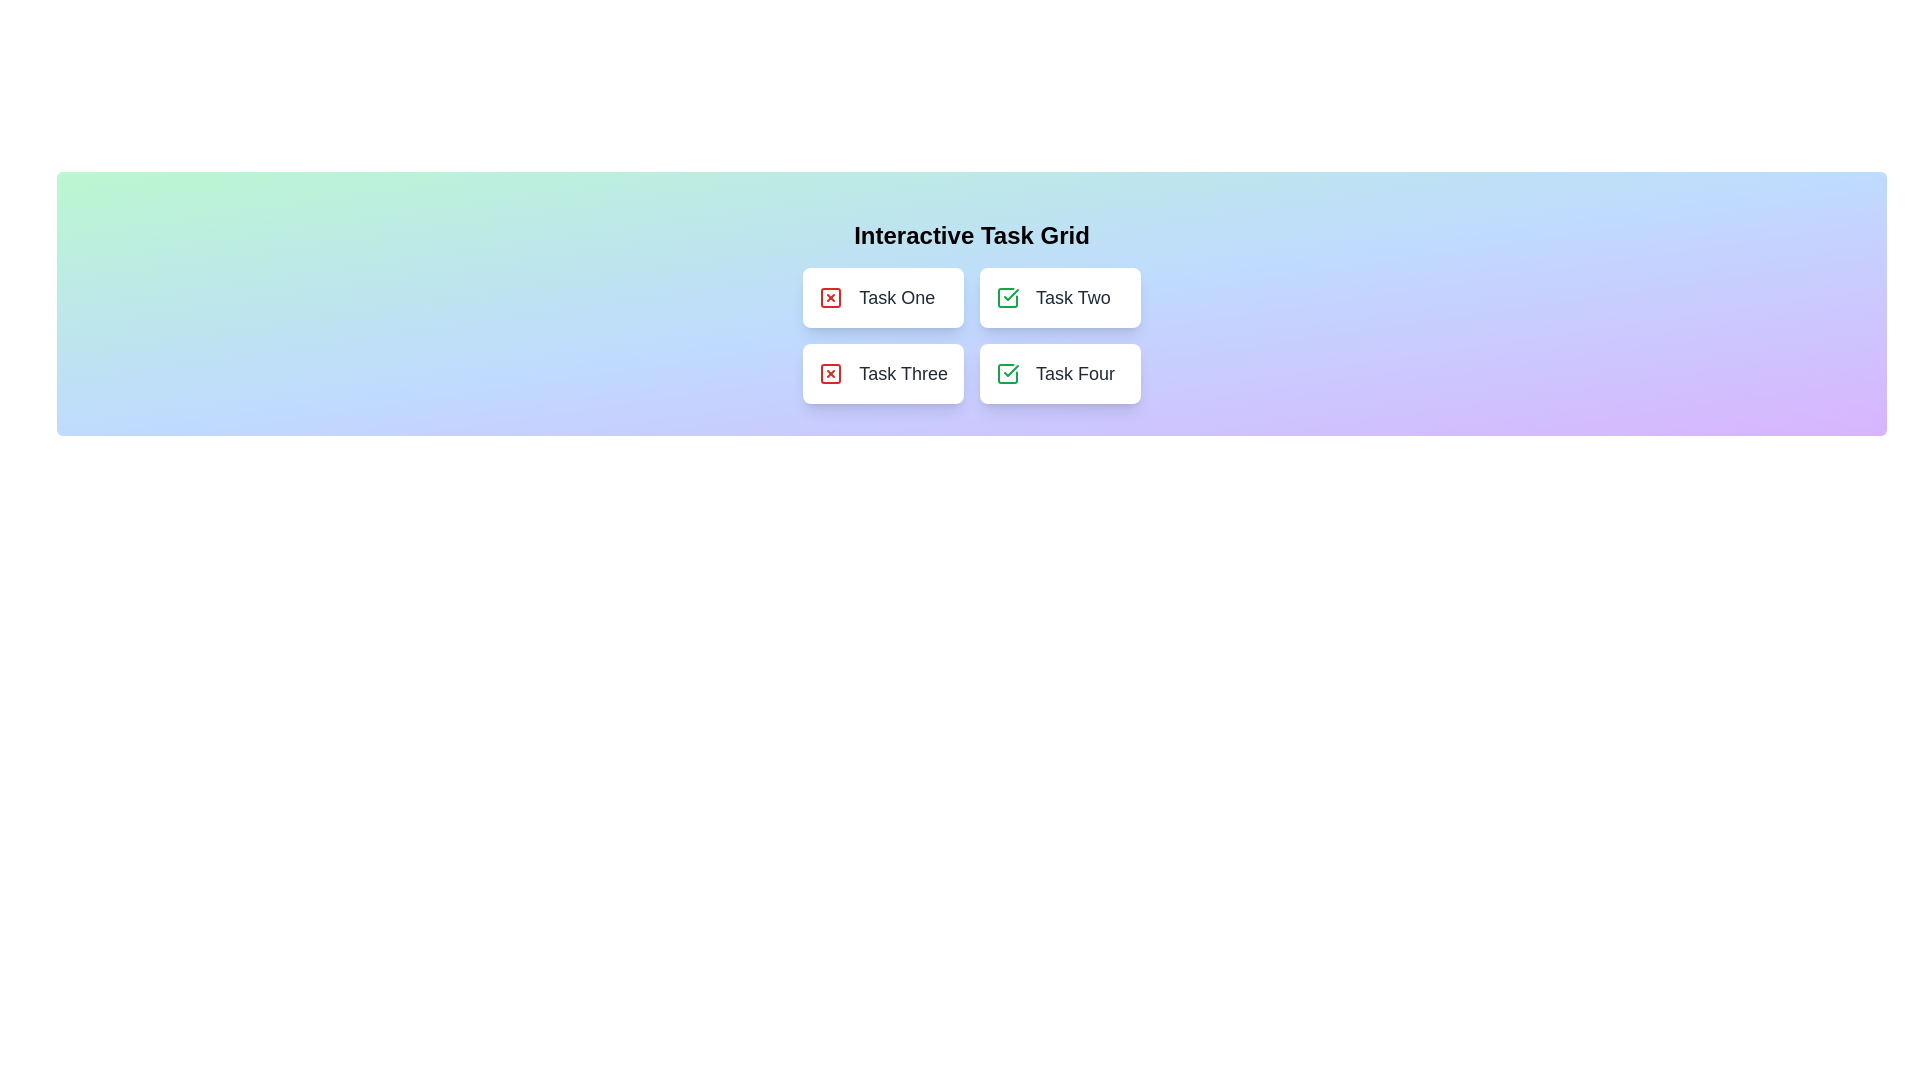 The width and height of the screenshot is (1920, 1080). Describe the element at coordinates (1059, 374) in the screenshot. I see `the button corresponding to Task Four to toggle its status` at that location.